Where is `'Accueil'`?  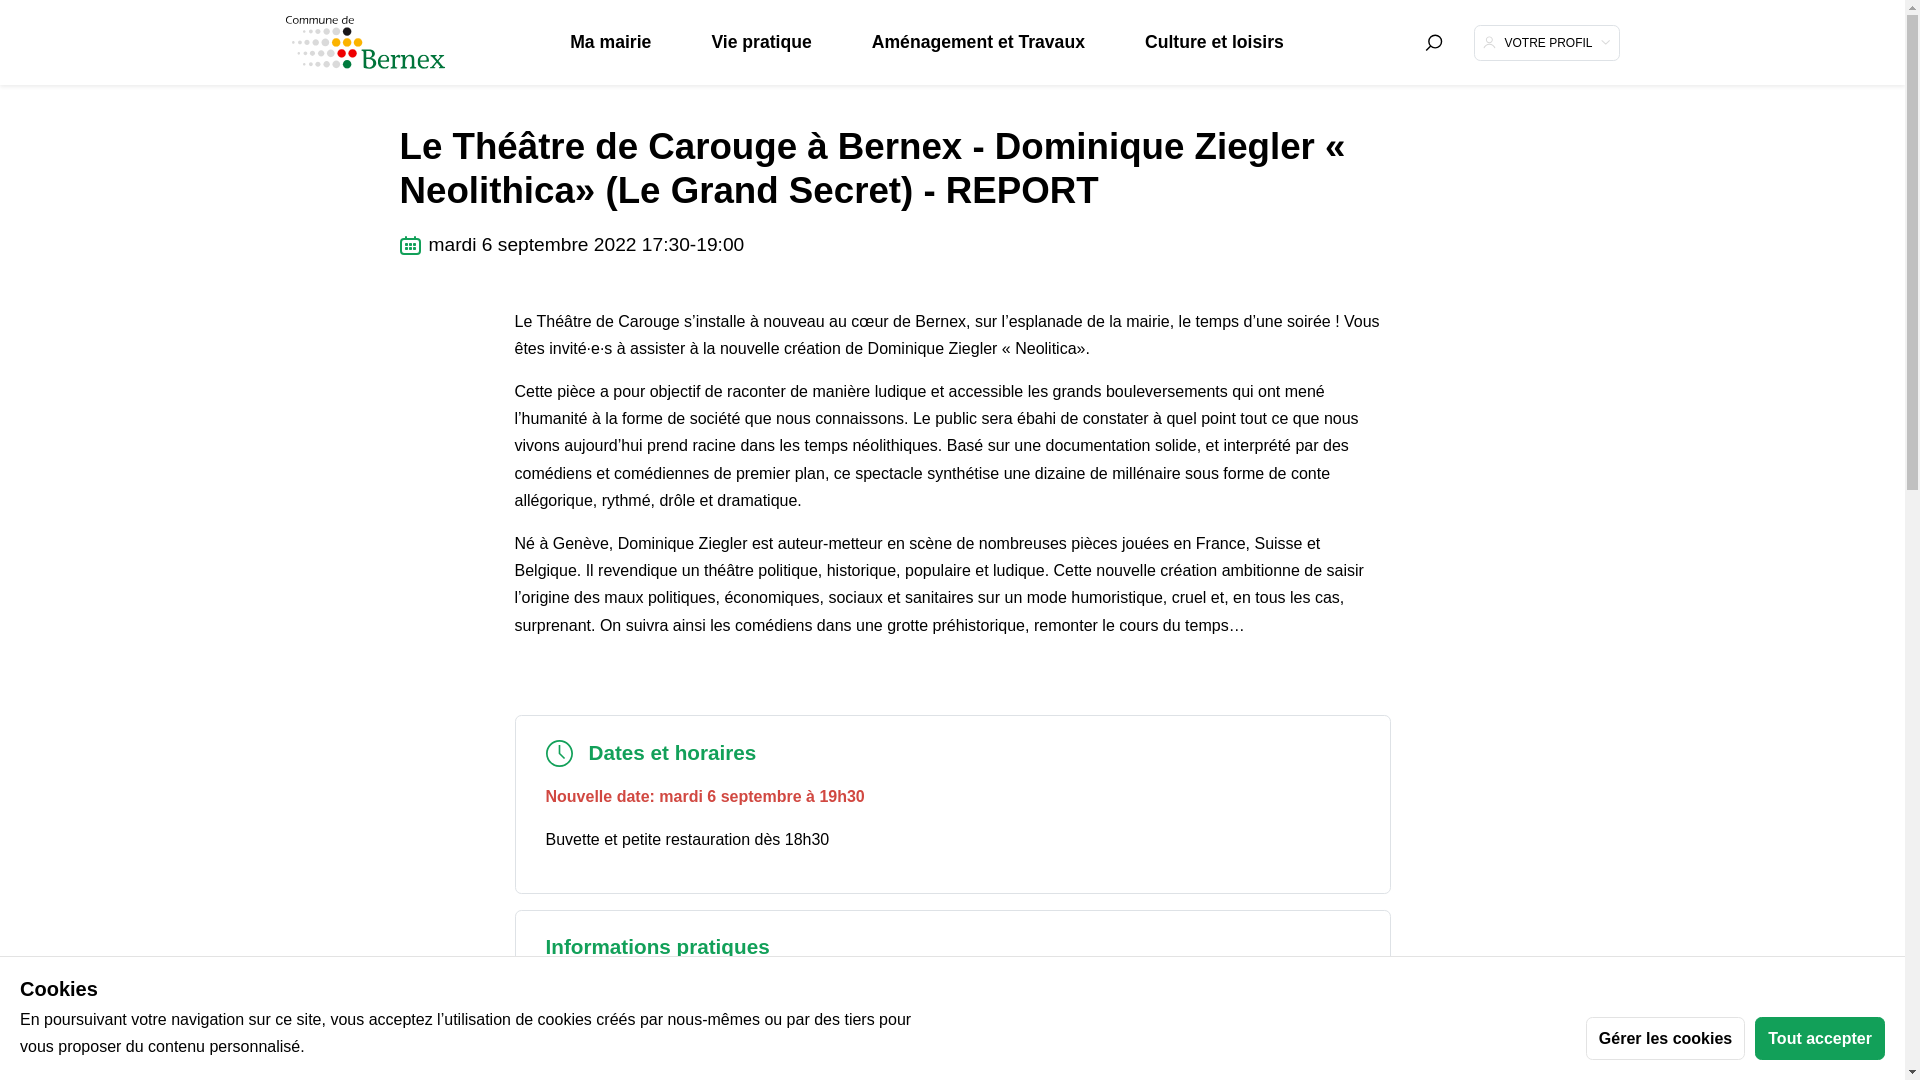 'Accueil' is located at coordinates (415, 53).